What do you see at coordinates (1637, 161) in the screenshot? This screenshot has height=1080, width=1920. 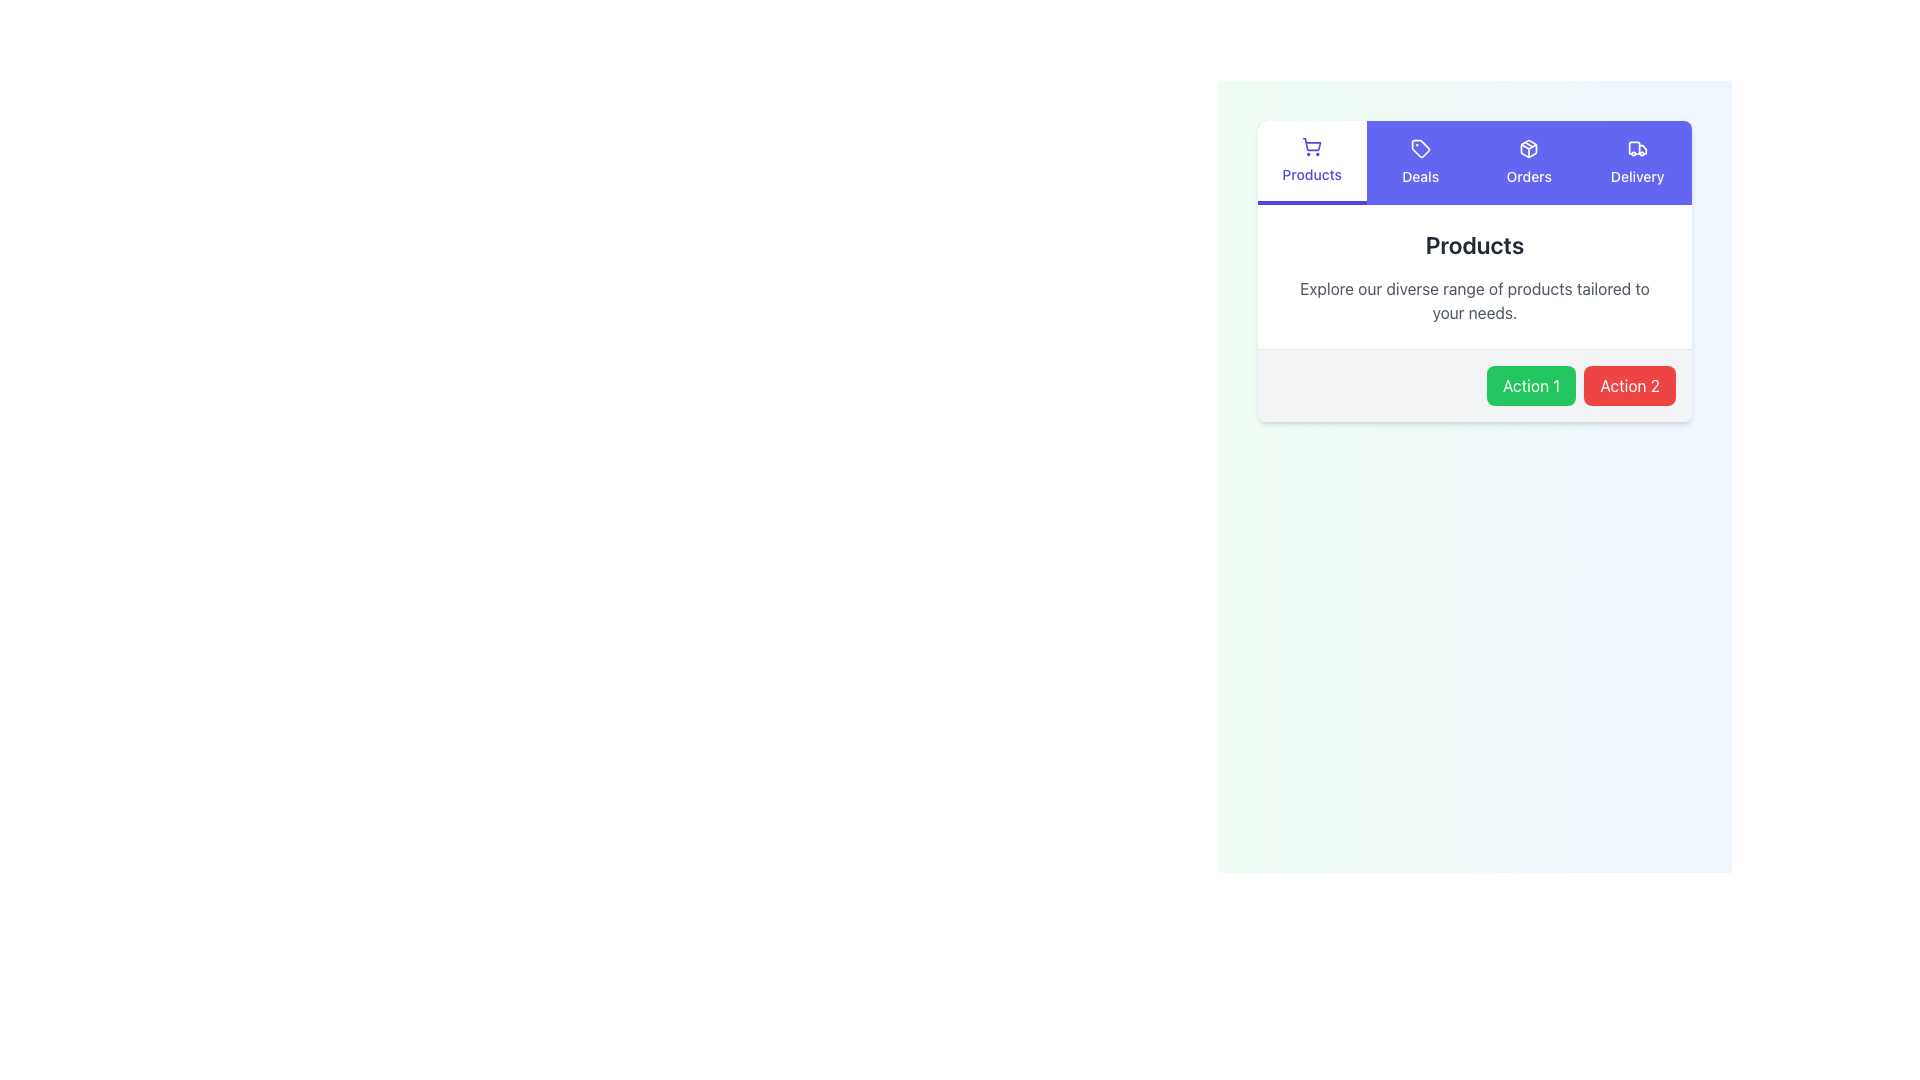 I see `the 'Delivery' tab button, which is the fourth in a row of tab buttons` at bounding box center [1637, 161].